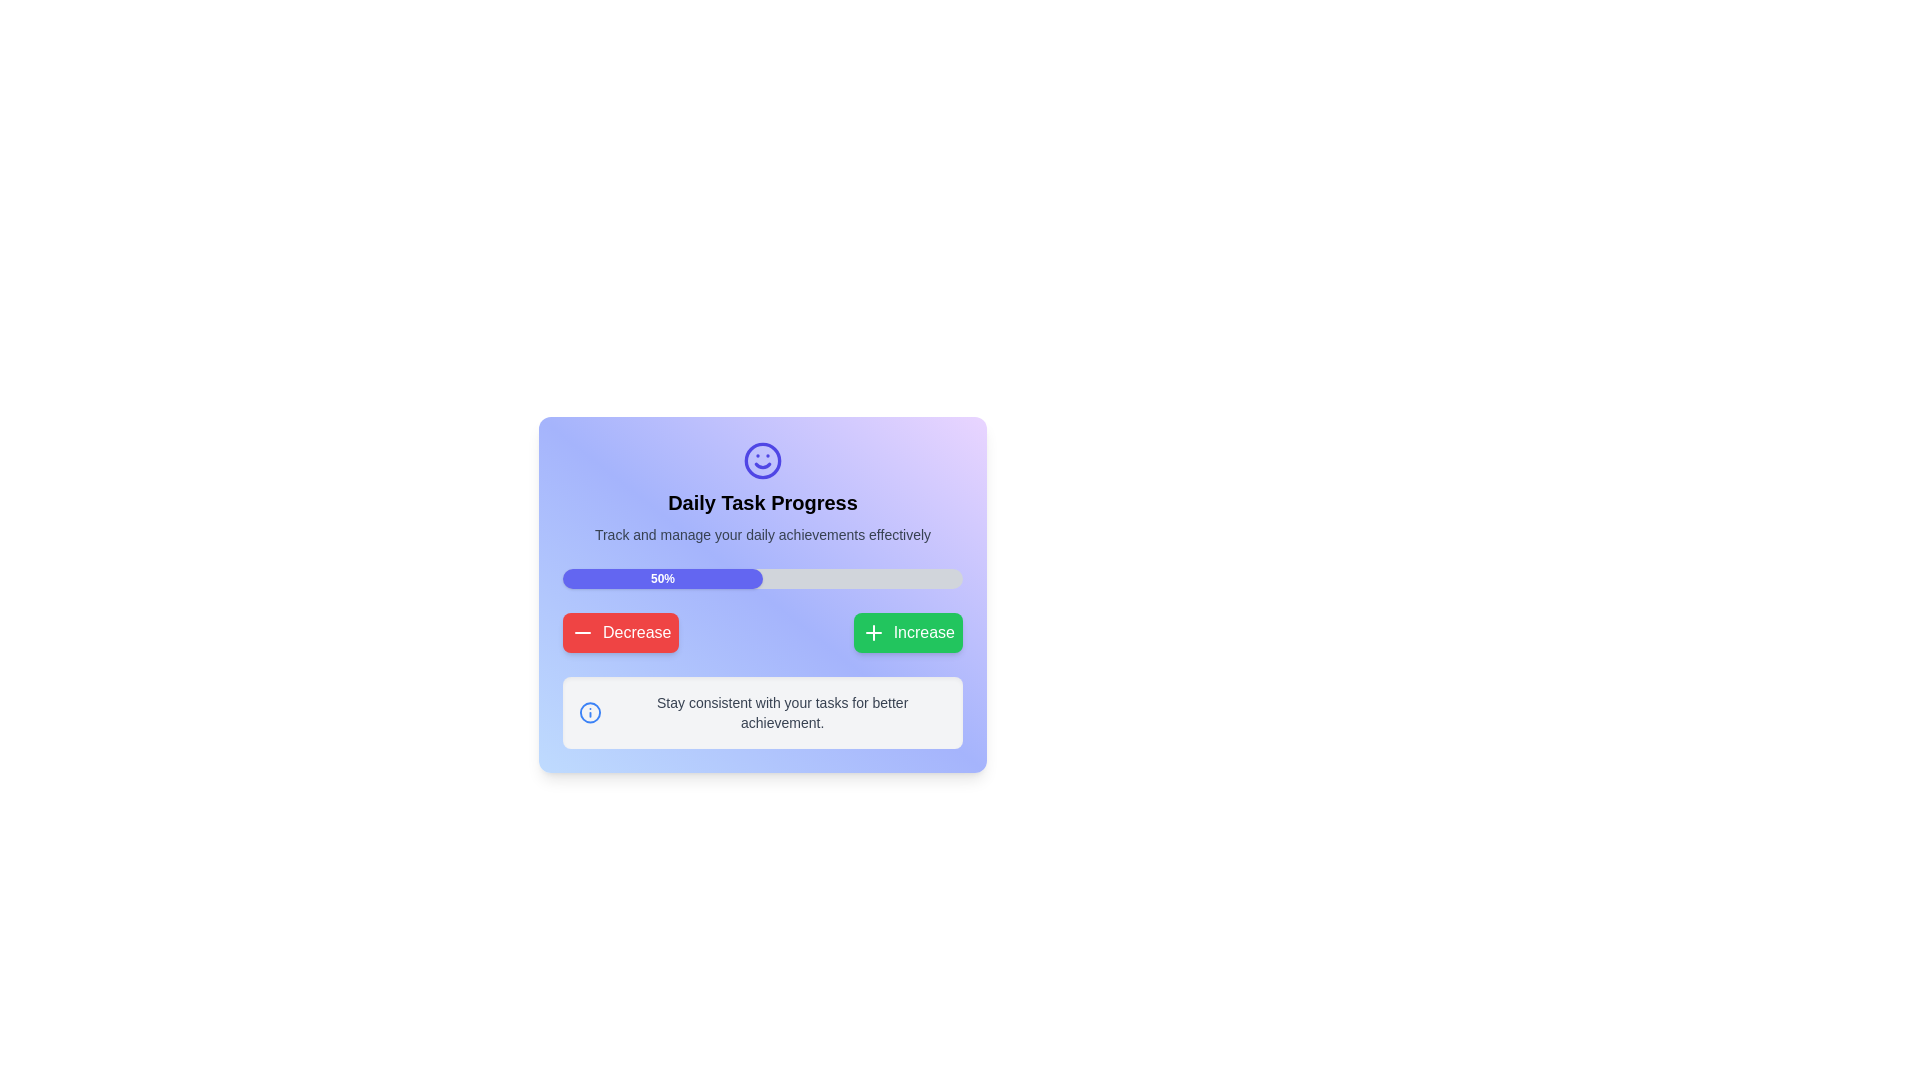  Describe the element at coordinates (762, 501) in the screenshot. I see `the title or headline text element that indicates daily task progress, located just below an icon and above a descriptive text block` at that location.